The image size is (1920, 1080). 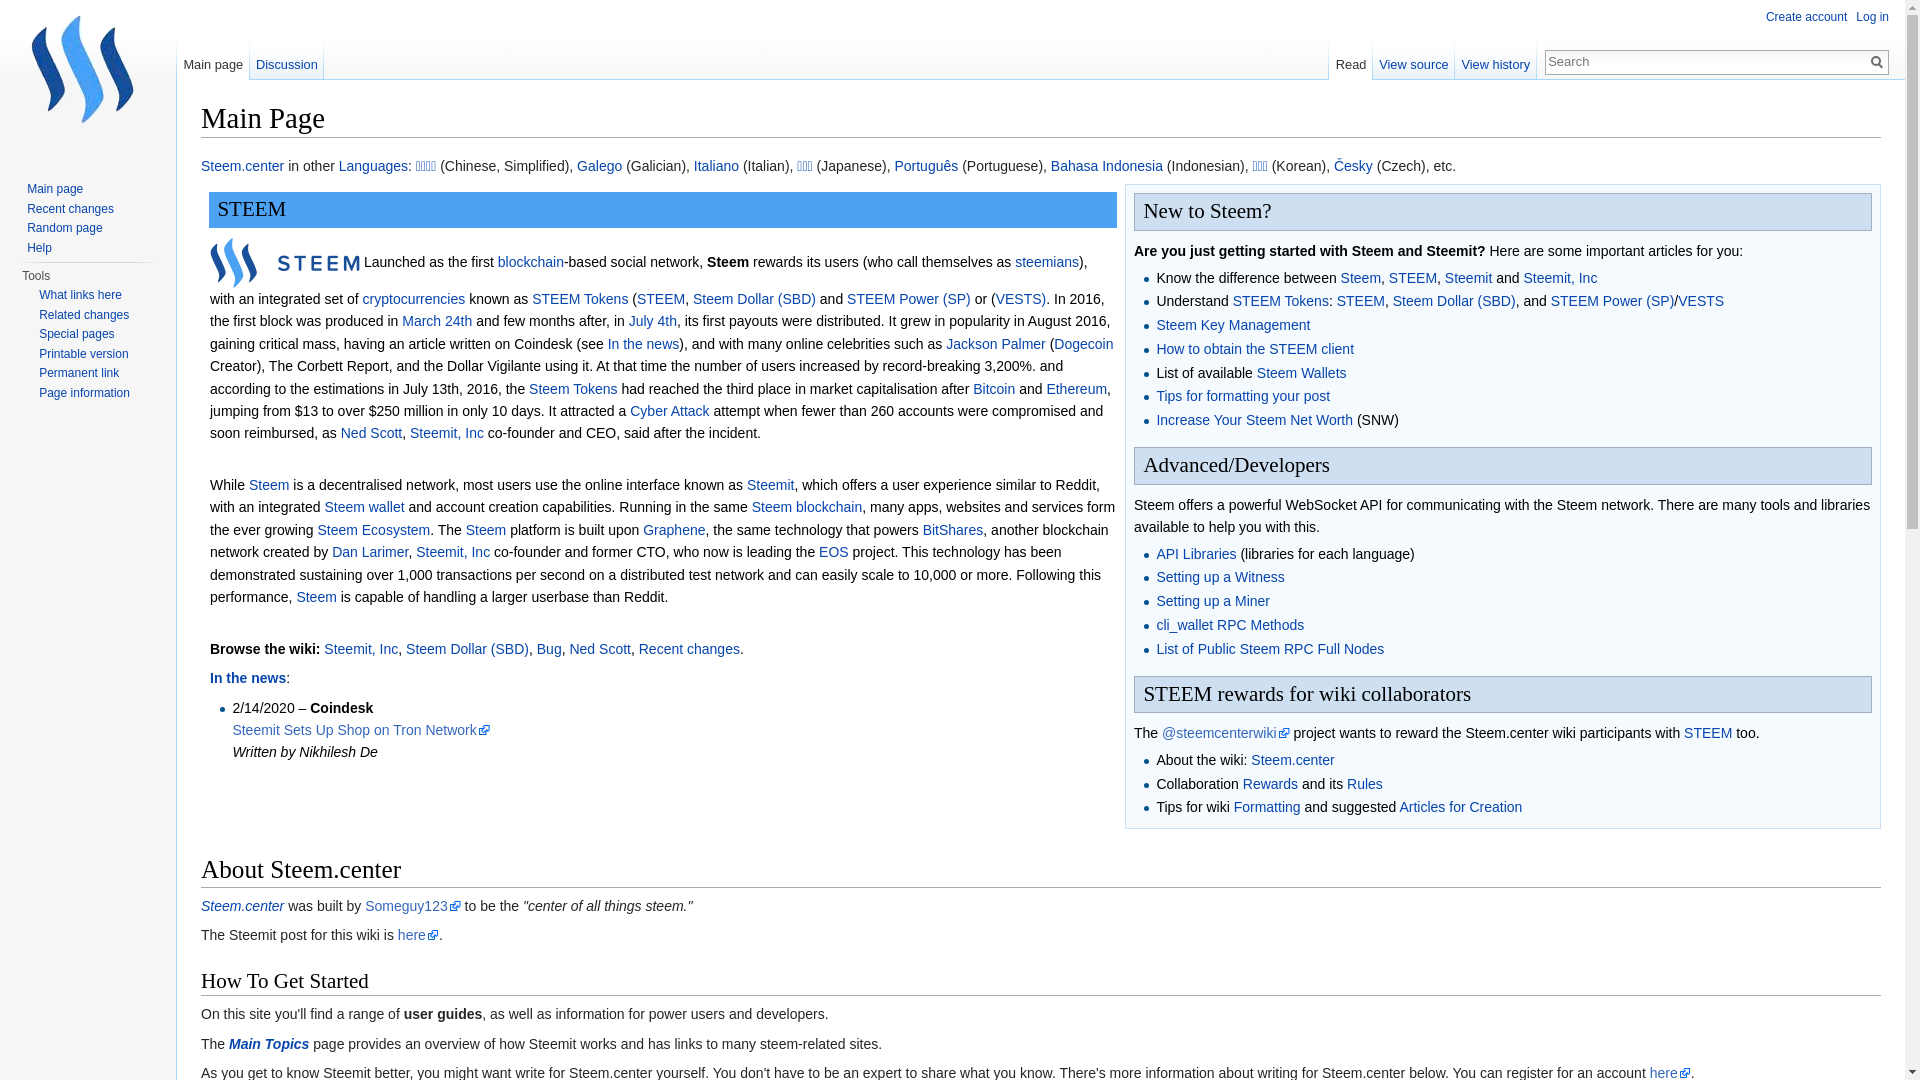 What do you see at coordinates (1045, 261) in the screenshot?
I see `'steemians'` at bounding box center [1045, 261].